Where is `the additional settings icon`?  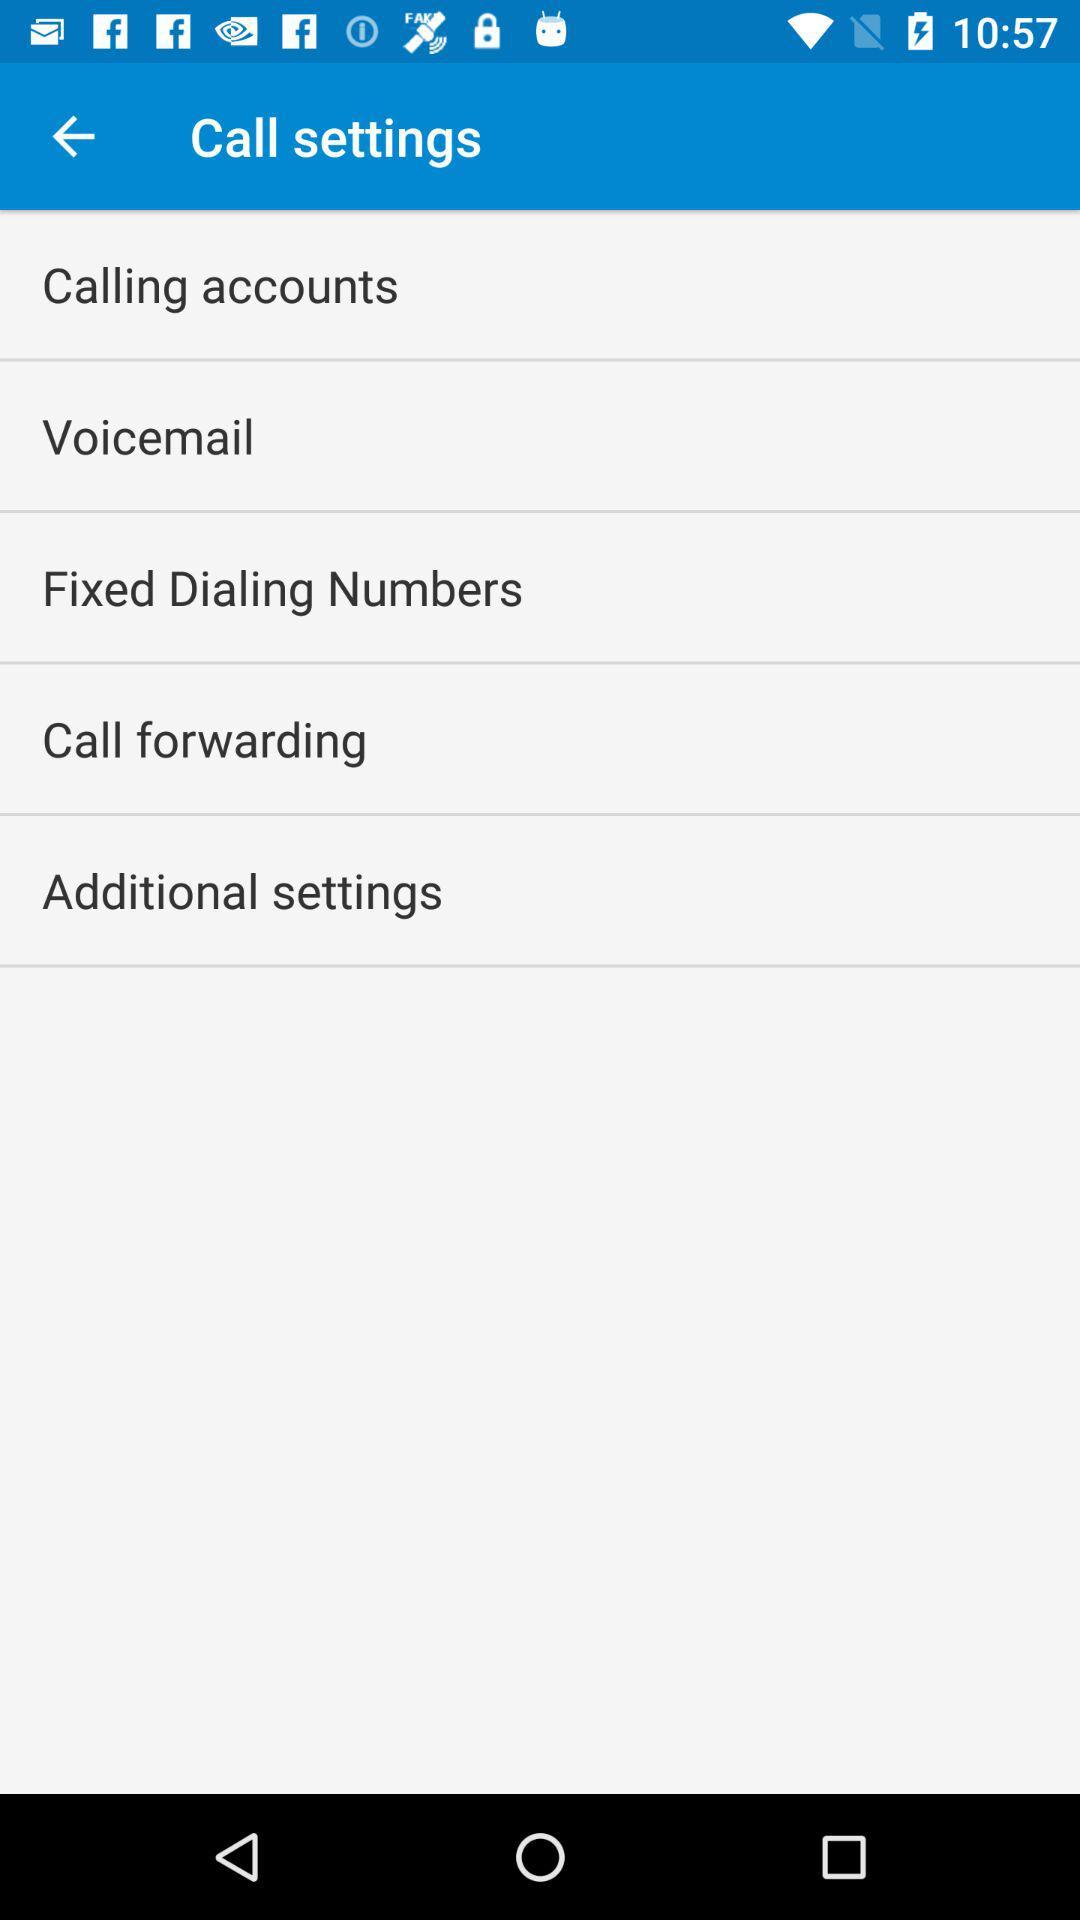 the additional settings icon is located at coordinates (241, 889).